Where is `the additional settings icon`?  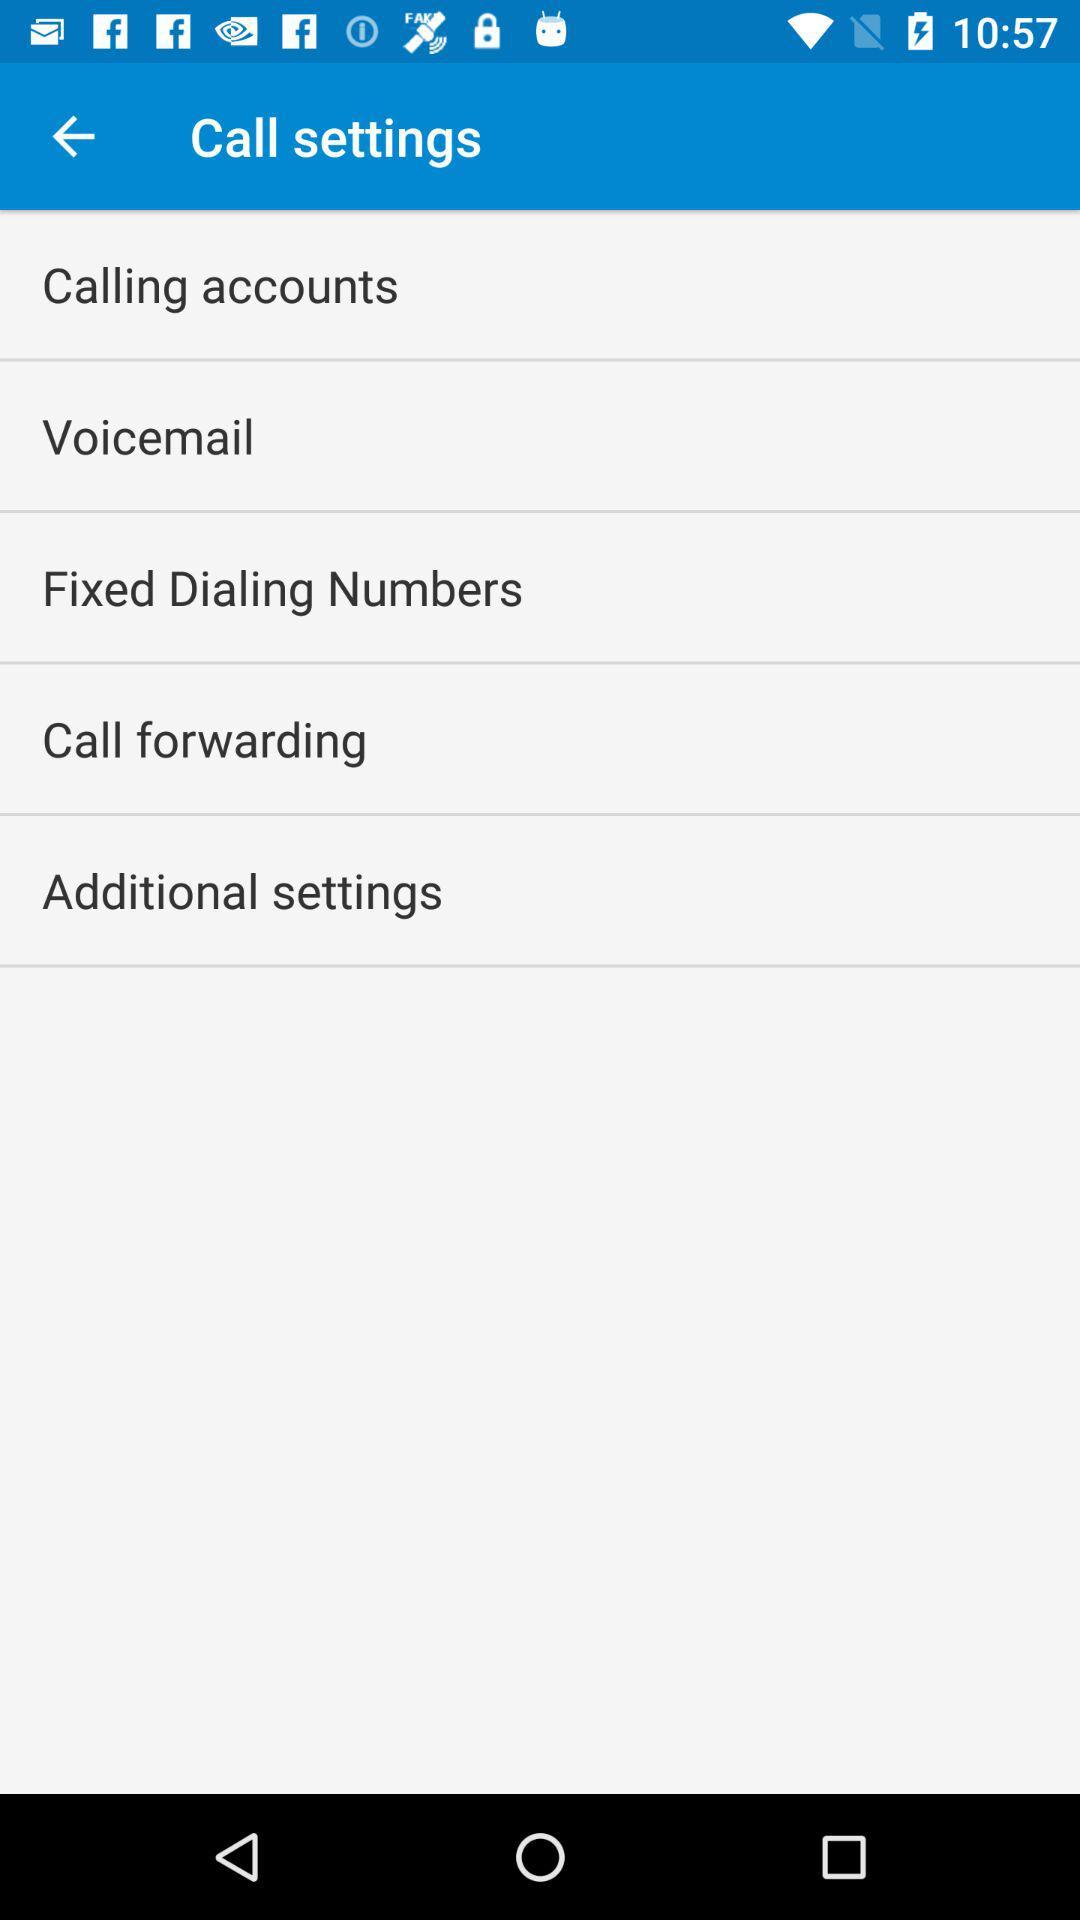 the additional settings icon is located at coordinates (241, 889).